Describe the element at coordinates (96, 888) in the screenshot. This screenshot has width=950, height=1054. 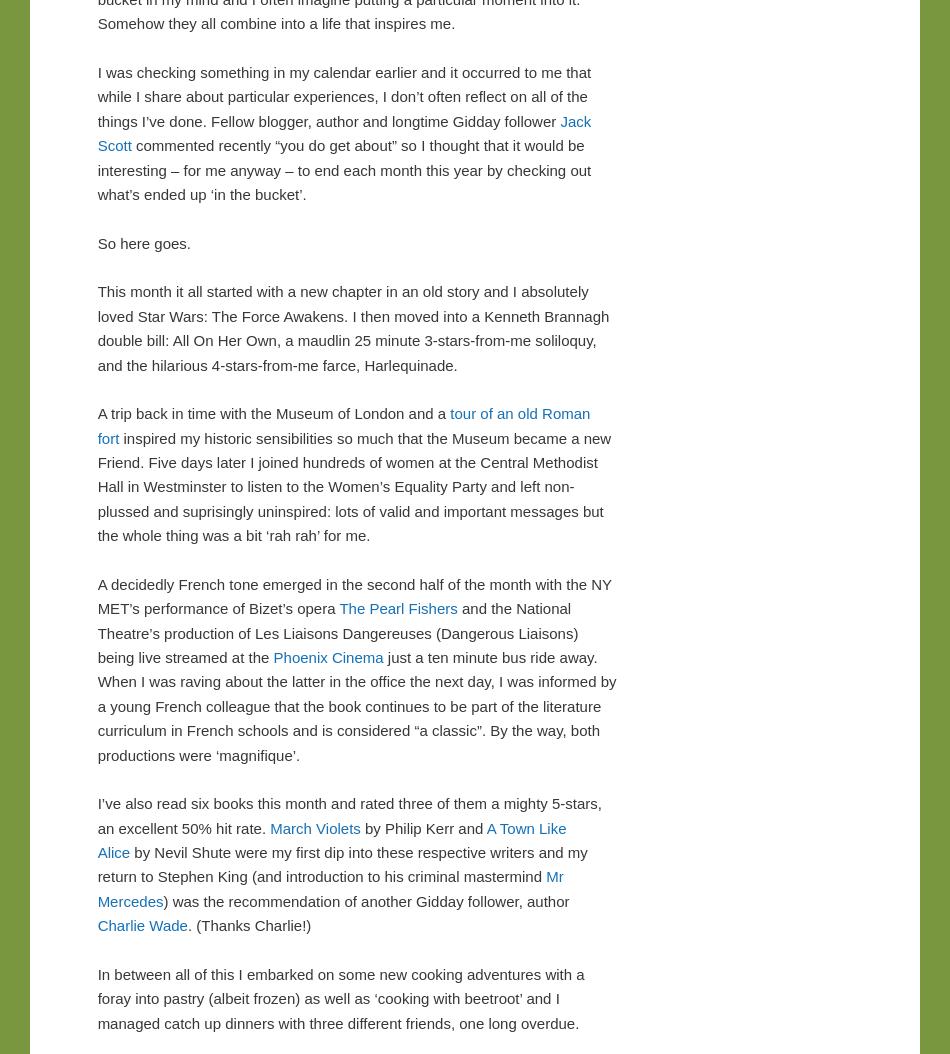
I see `'Mr Mercedes'` at that location.